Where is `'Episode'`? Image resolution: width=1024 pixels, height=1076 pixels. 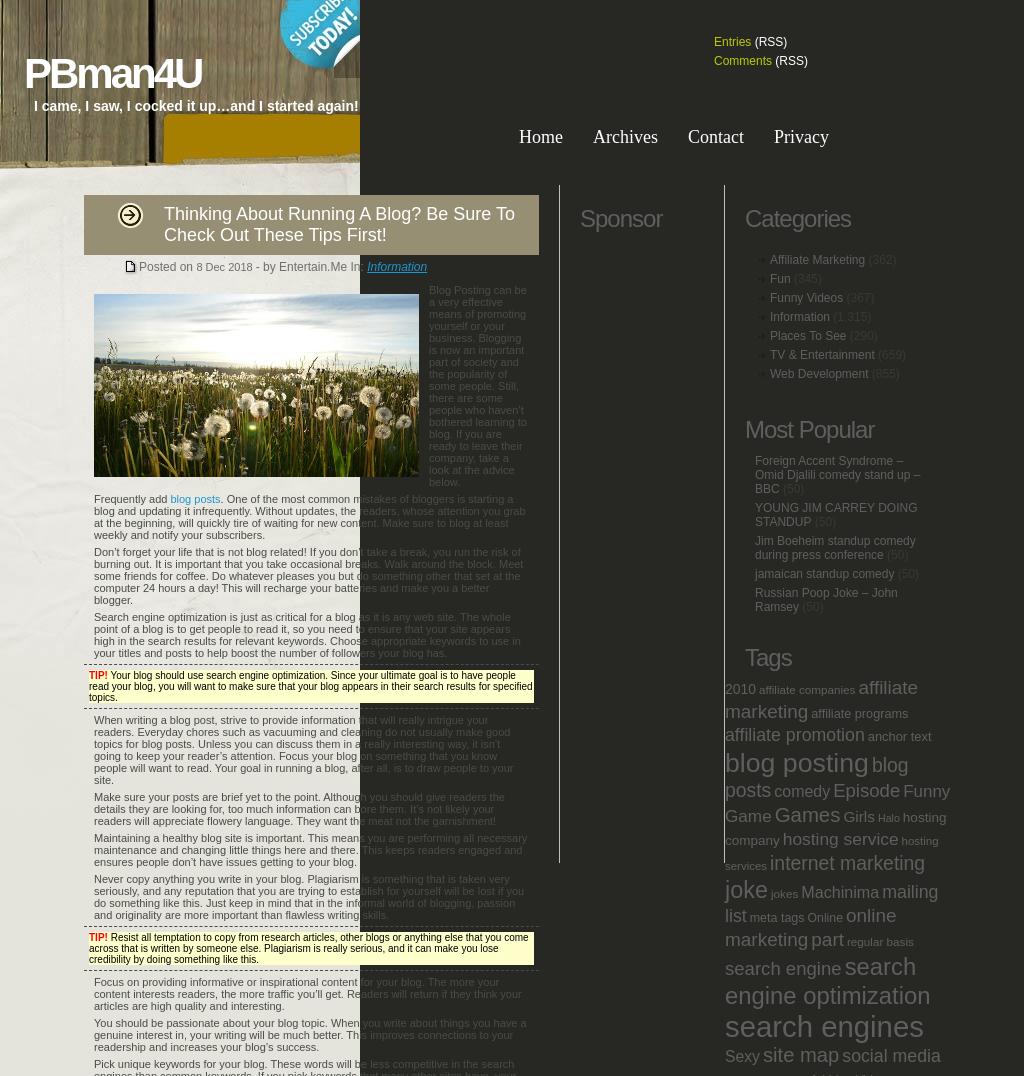
'Episode' is located at coordinates (866, 790).